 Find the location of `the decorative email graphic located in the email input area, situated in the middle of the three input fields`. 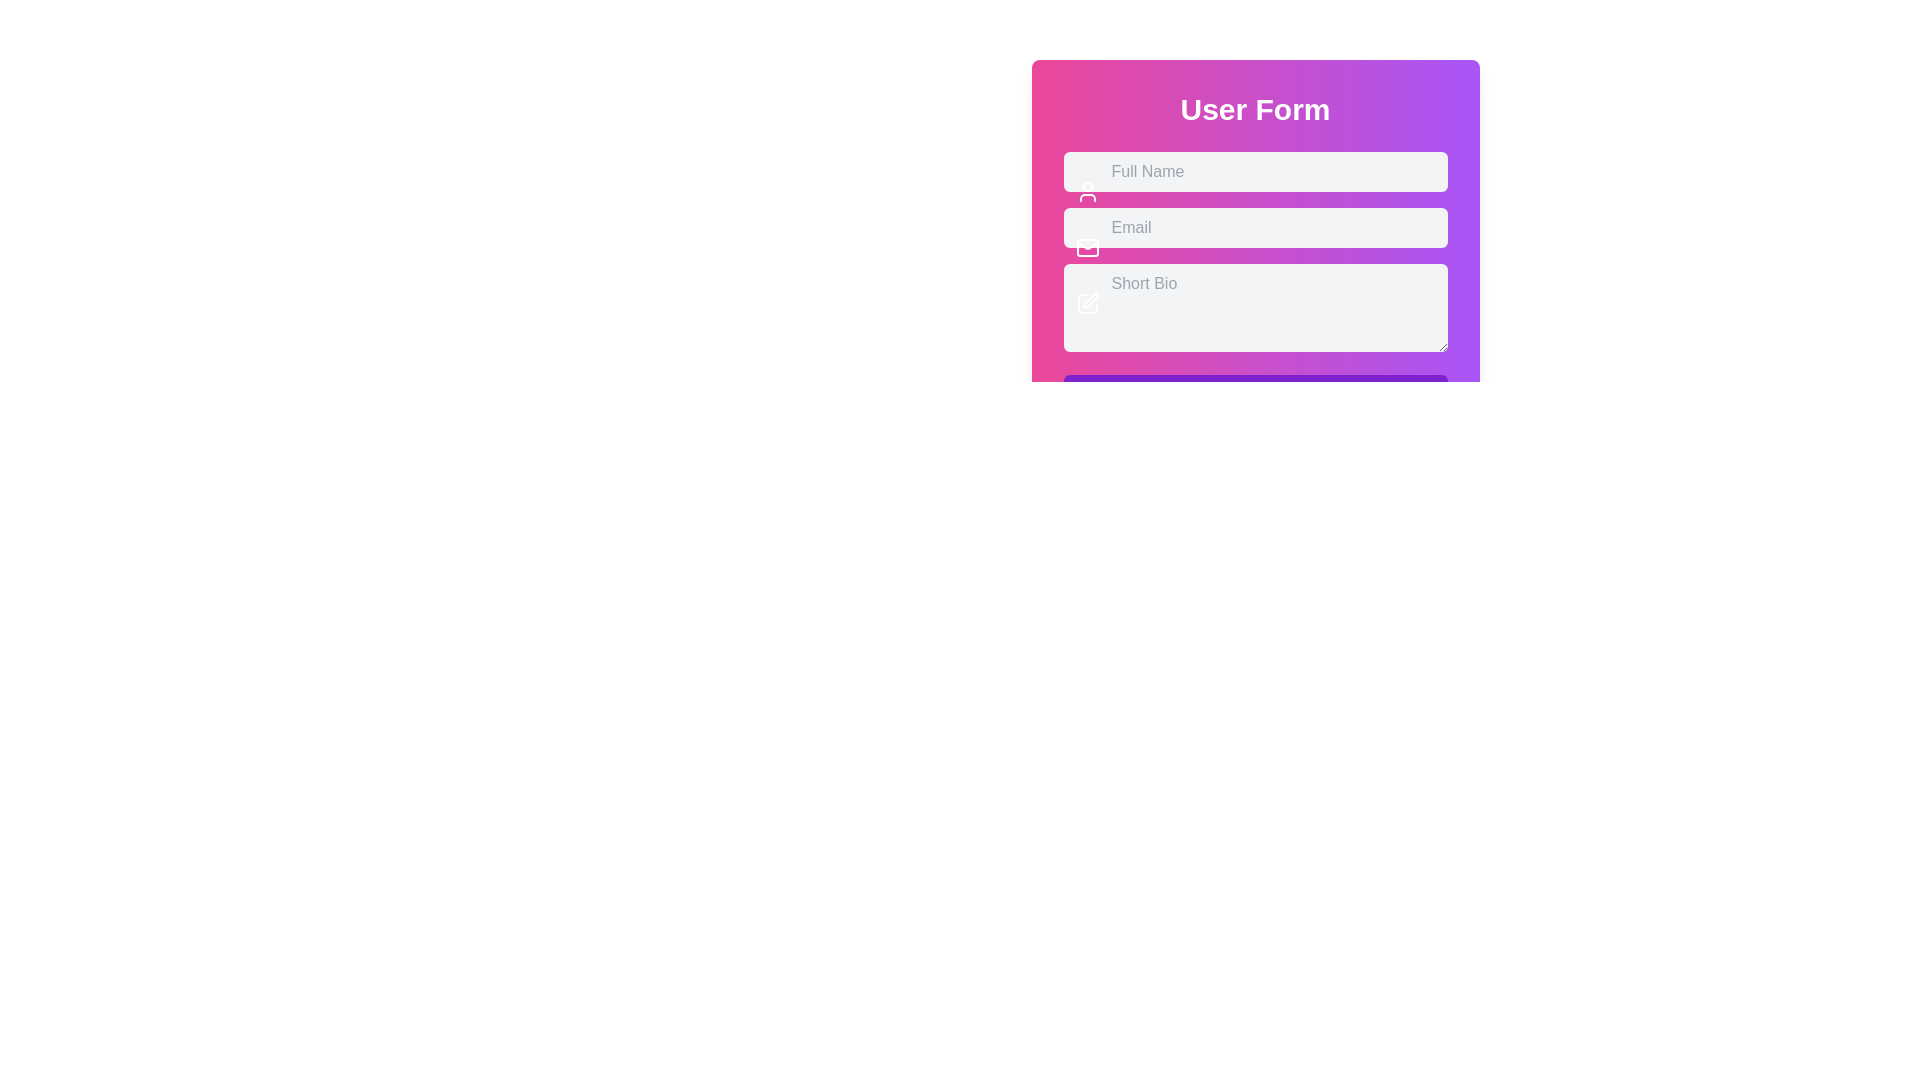

the decorative email graphic located in the email input area, situated in the middle of the three input fields is located at coordinates (1086, 245).